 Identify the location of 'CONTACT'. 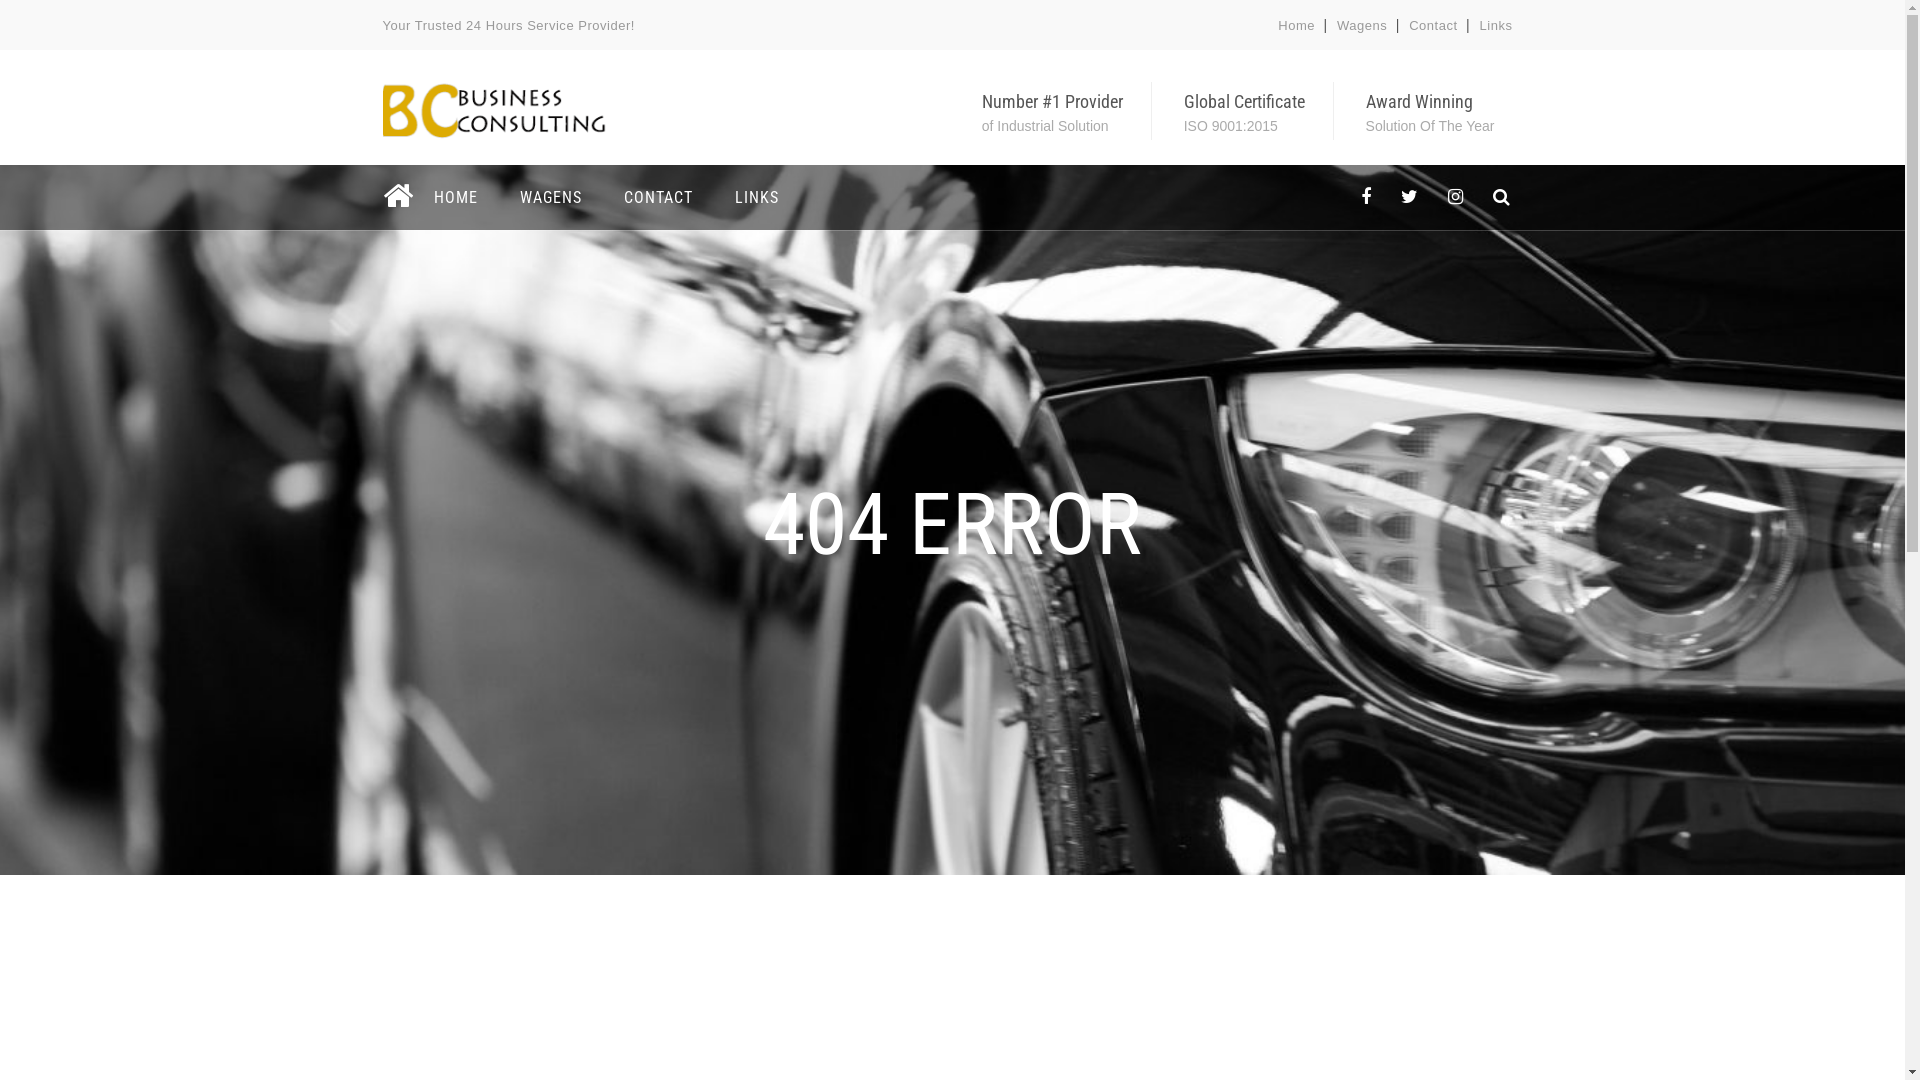
(657, 197).